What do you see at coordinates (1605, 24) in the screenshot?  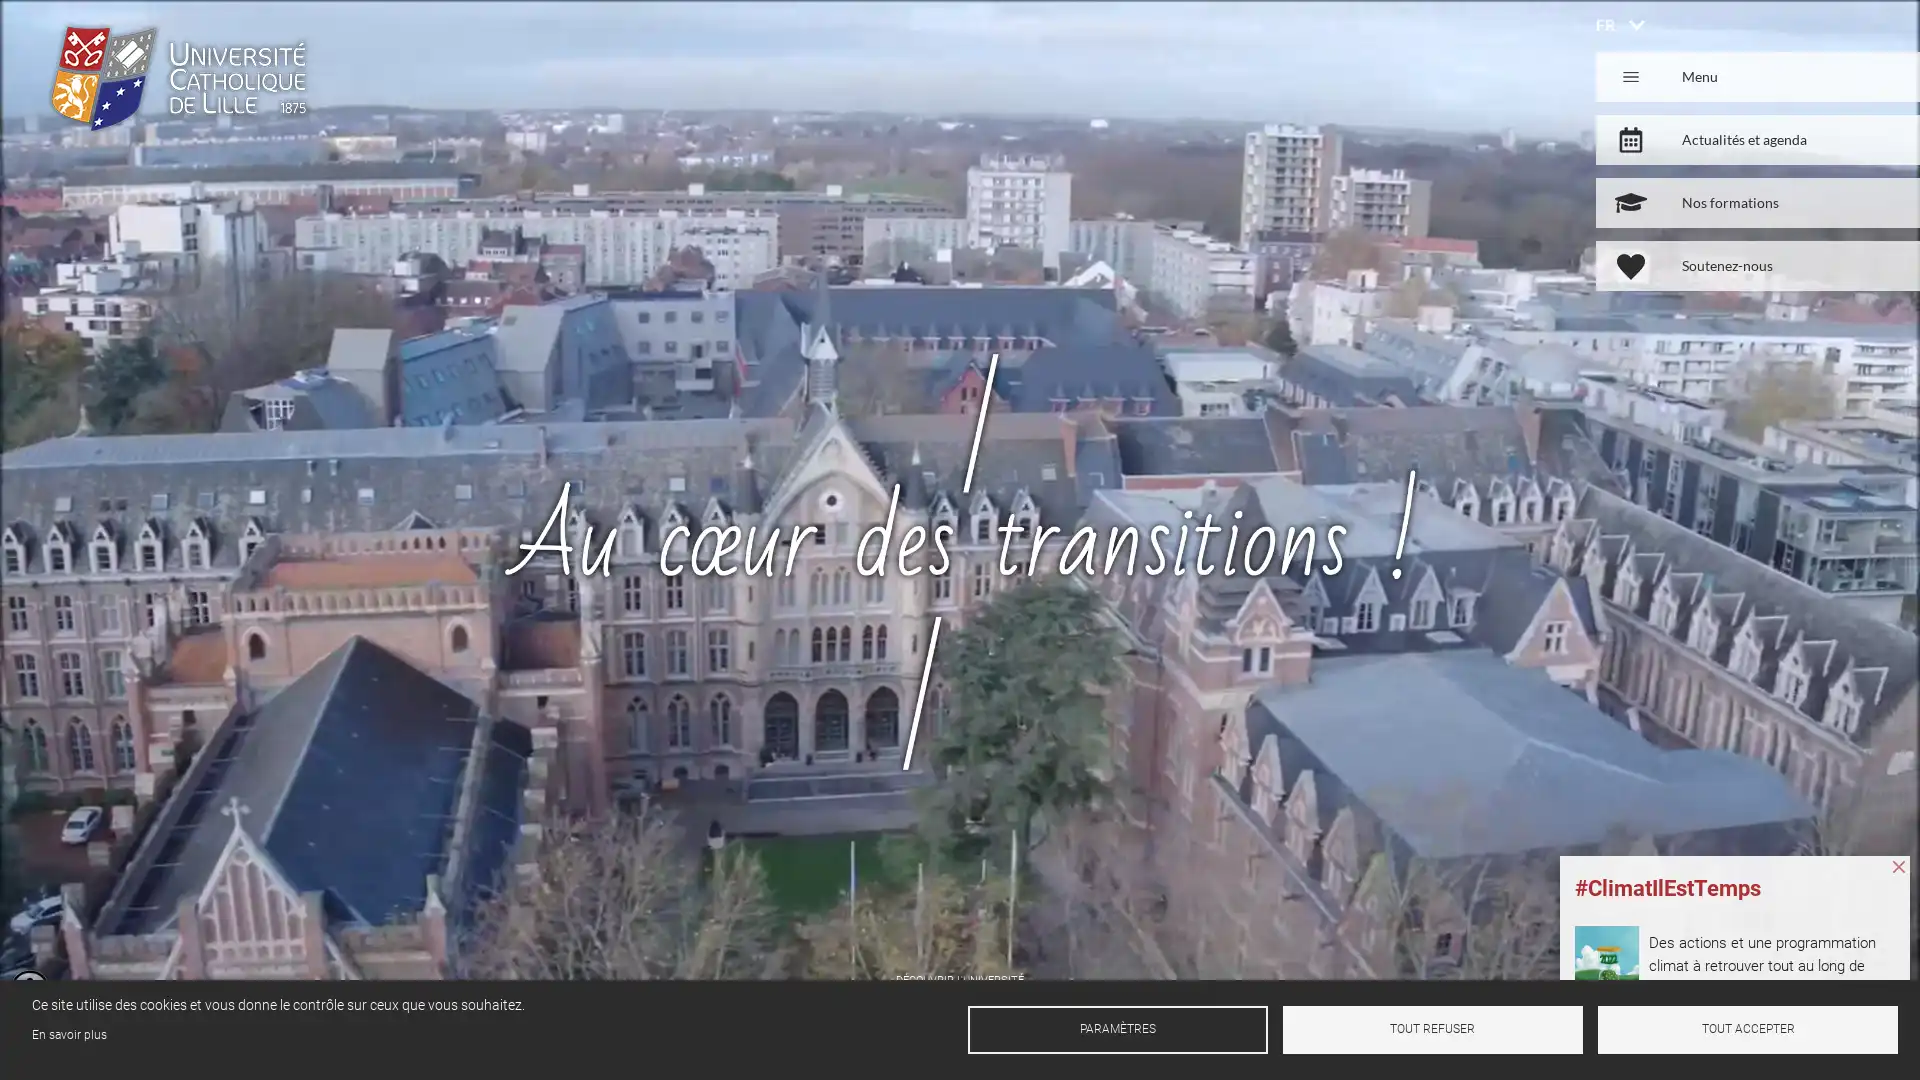 I see `FR` at bounding box center [1605, 24].